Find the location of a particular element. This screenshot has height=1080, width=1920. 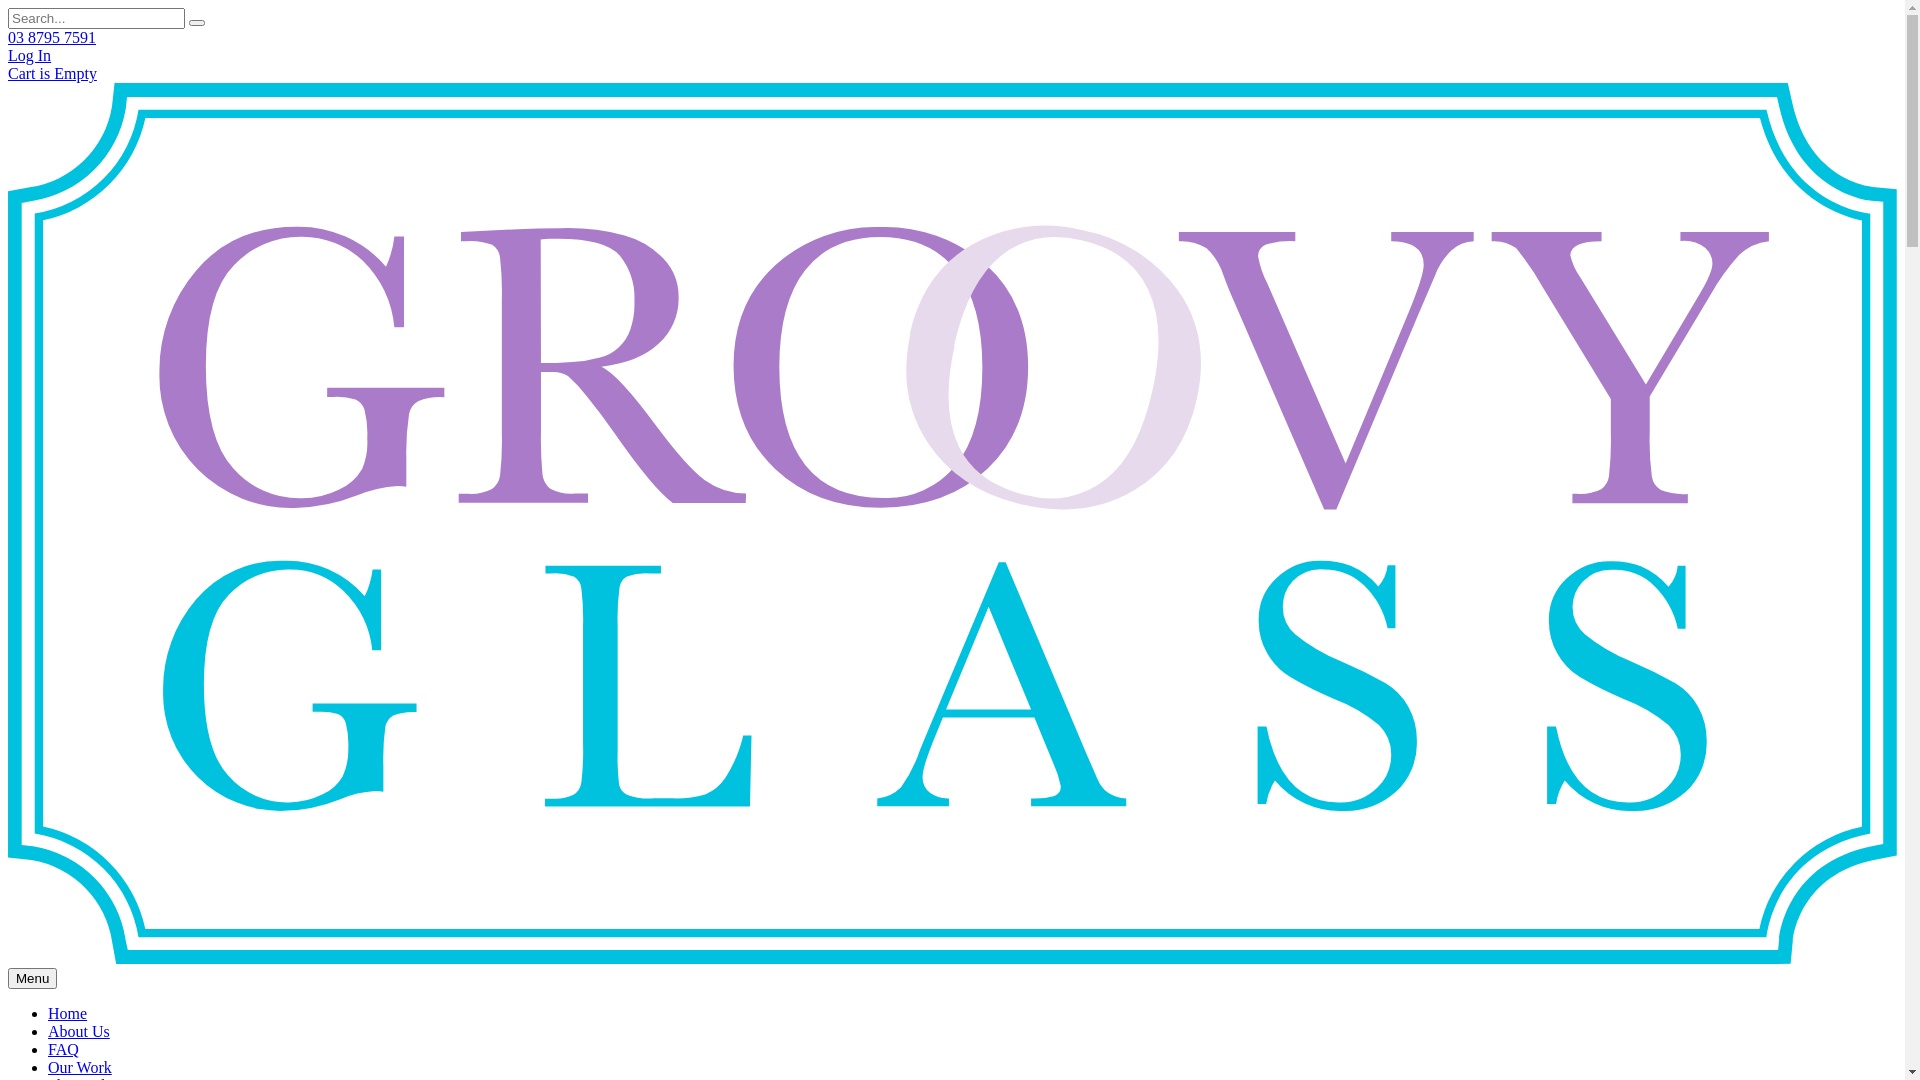

'About Us' is located at coordinates (78, 1031).